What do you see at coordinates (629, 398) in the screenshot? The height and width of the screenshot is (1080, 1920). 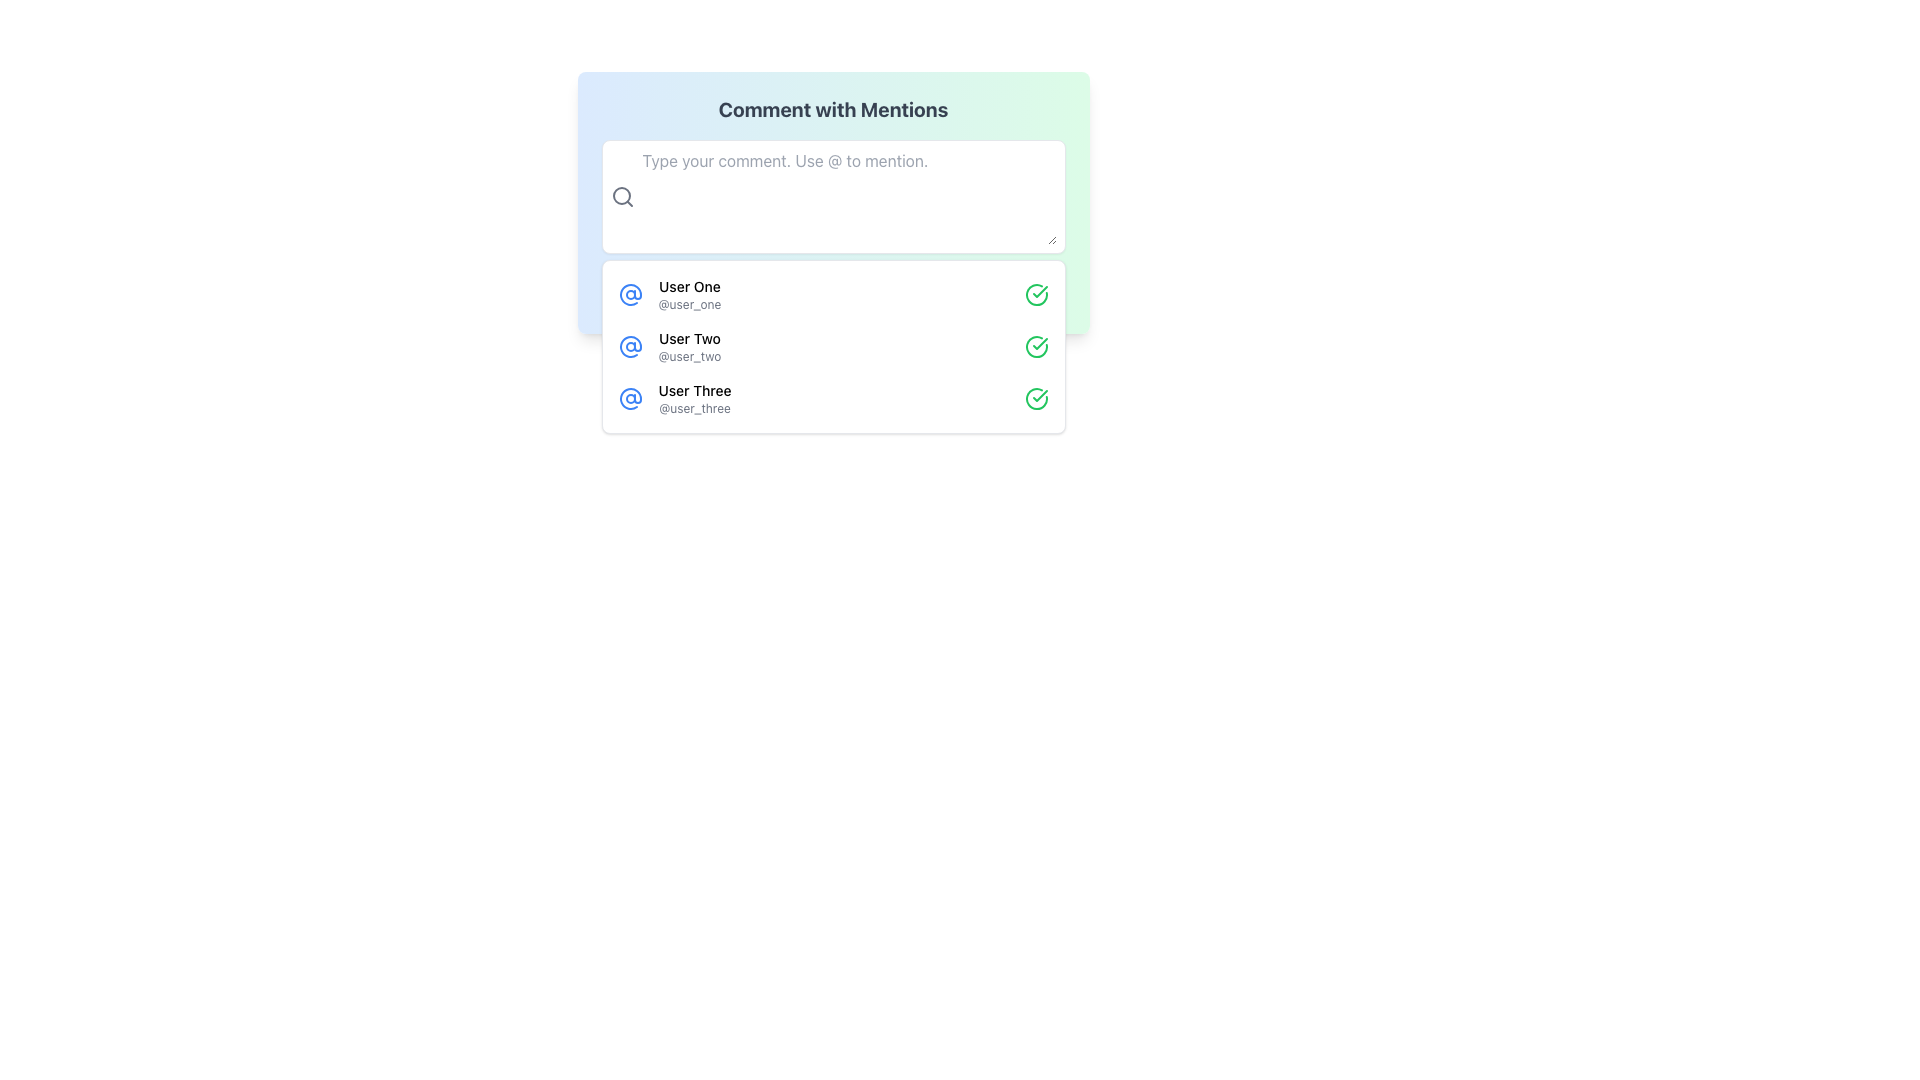 I see `the blue '@' icon located to the left of the user labels 'User Three' and '@user_three' within the list entry` at bounding box center [629, 398].